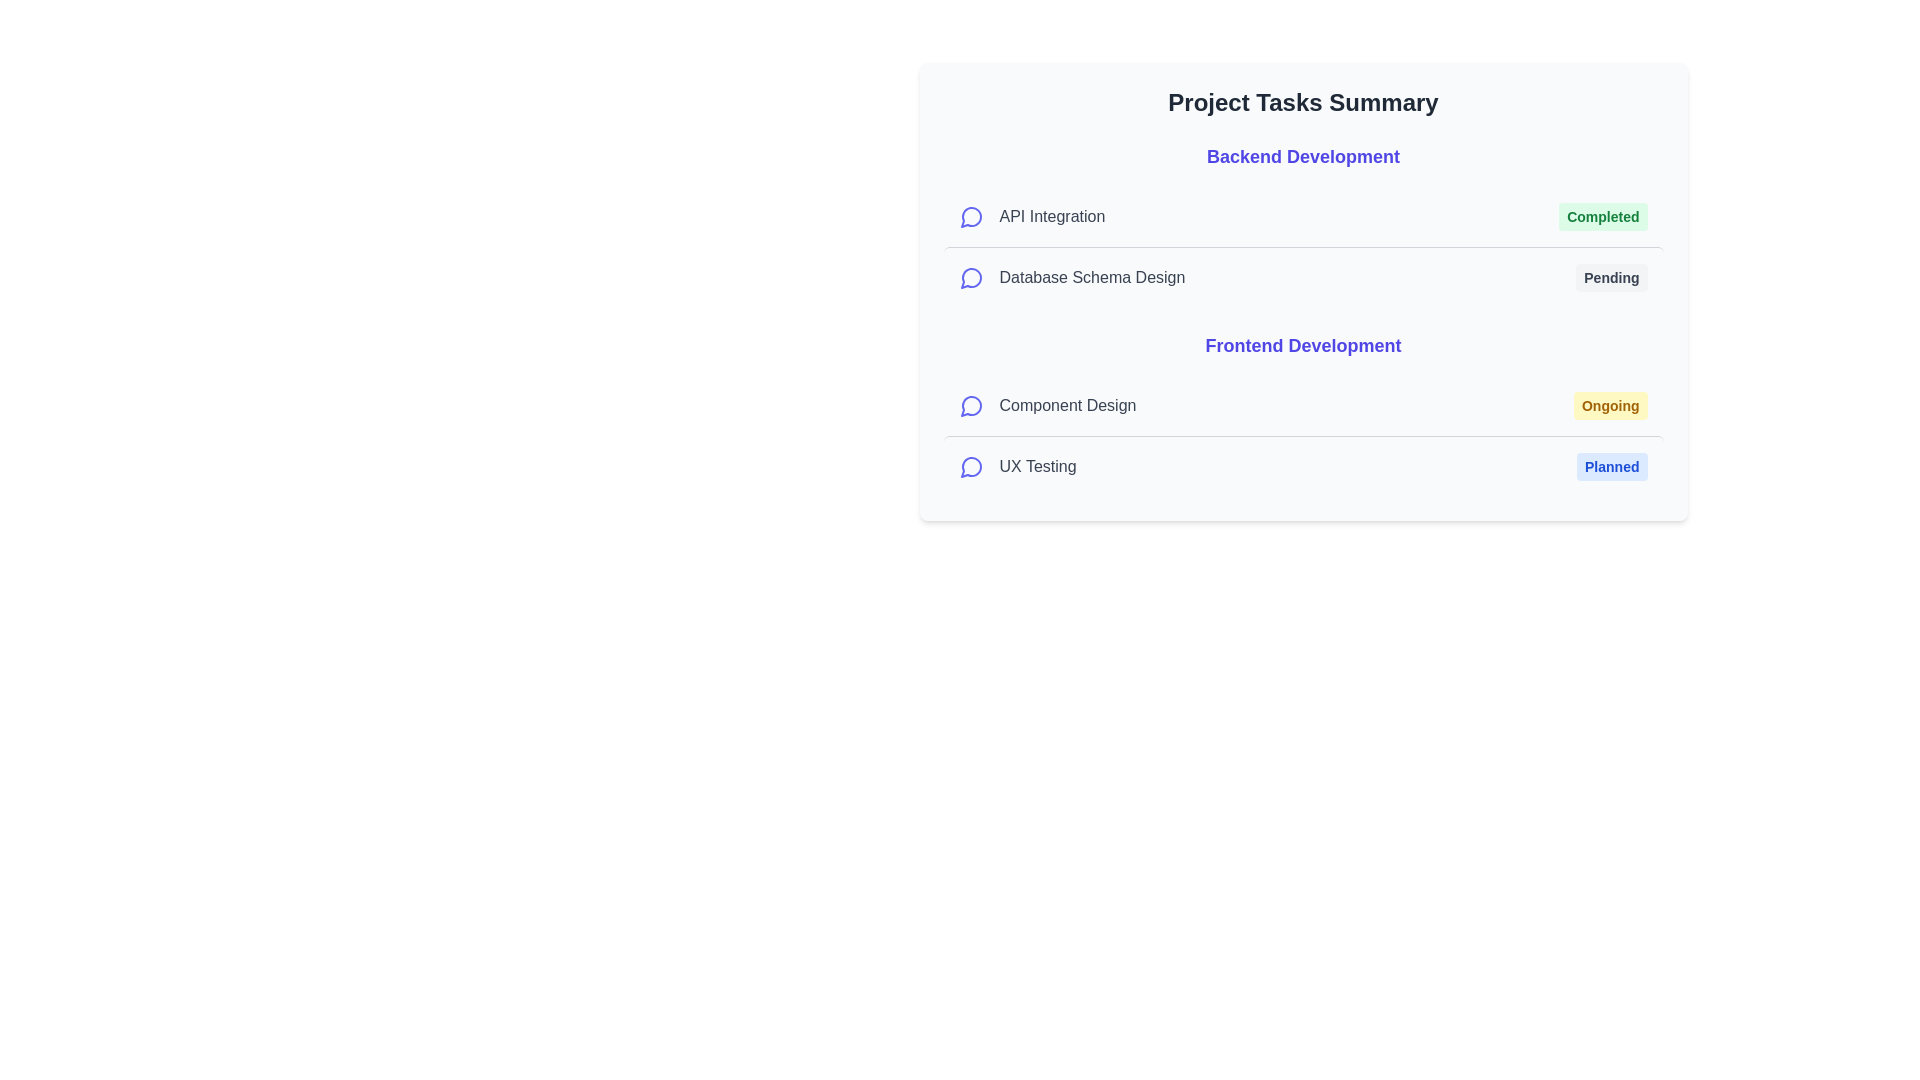 The width and height of the screenshot is (1920, 1080). What do you see at coordinates (1091, 277) in the screenshot?
I see `the text label displaying 'Database Schema Design' which is the second task item under 'Backend Development'` at bounding box center [1091, 277].